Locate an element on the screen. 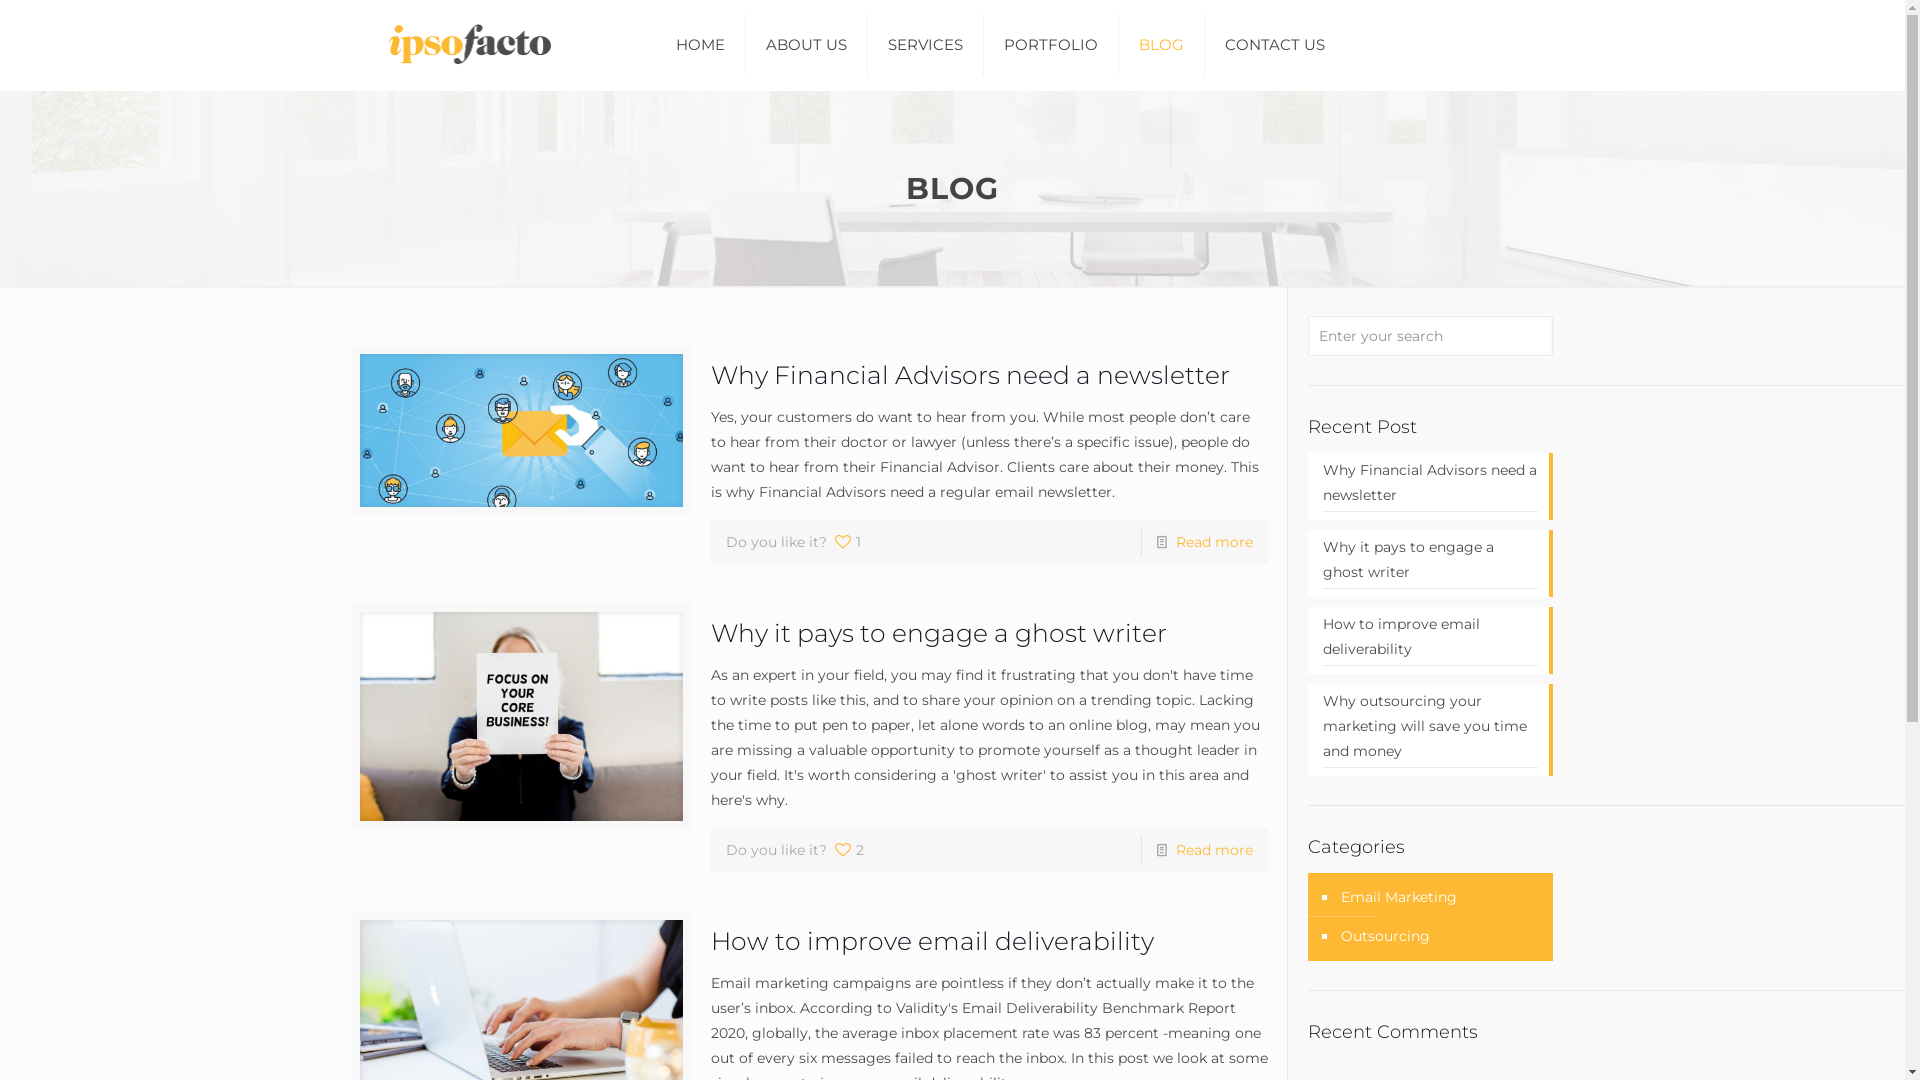 The image size is (1920, 1080). 'Email Marketing' is located at coordinates (1396, 896).